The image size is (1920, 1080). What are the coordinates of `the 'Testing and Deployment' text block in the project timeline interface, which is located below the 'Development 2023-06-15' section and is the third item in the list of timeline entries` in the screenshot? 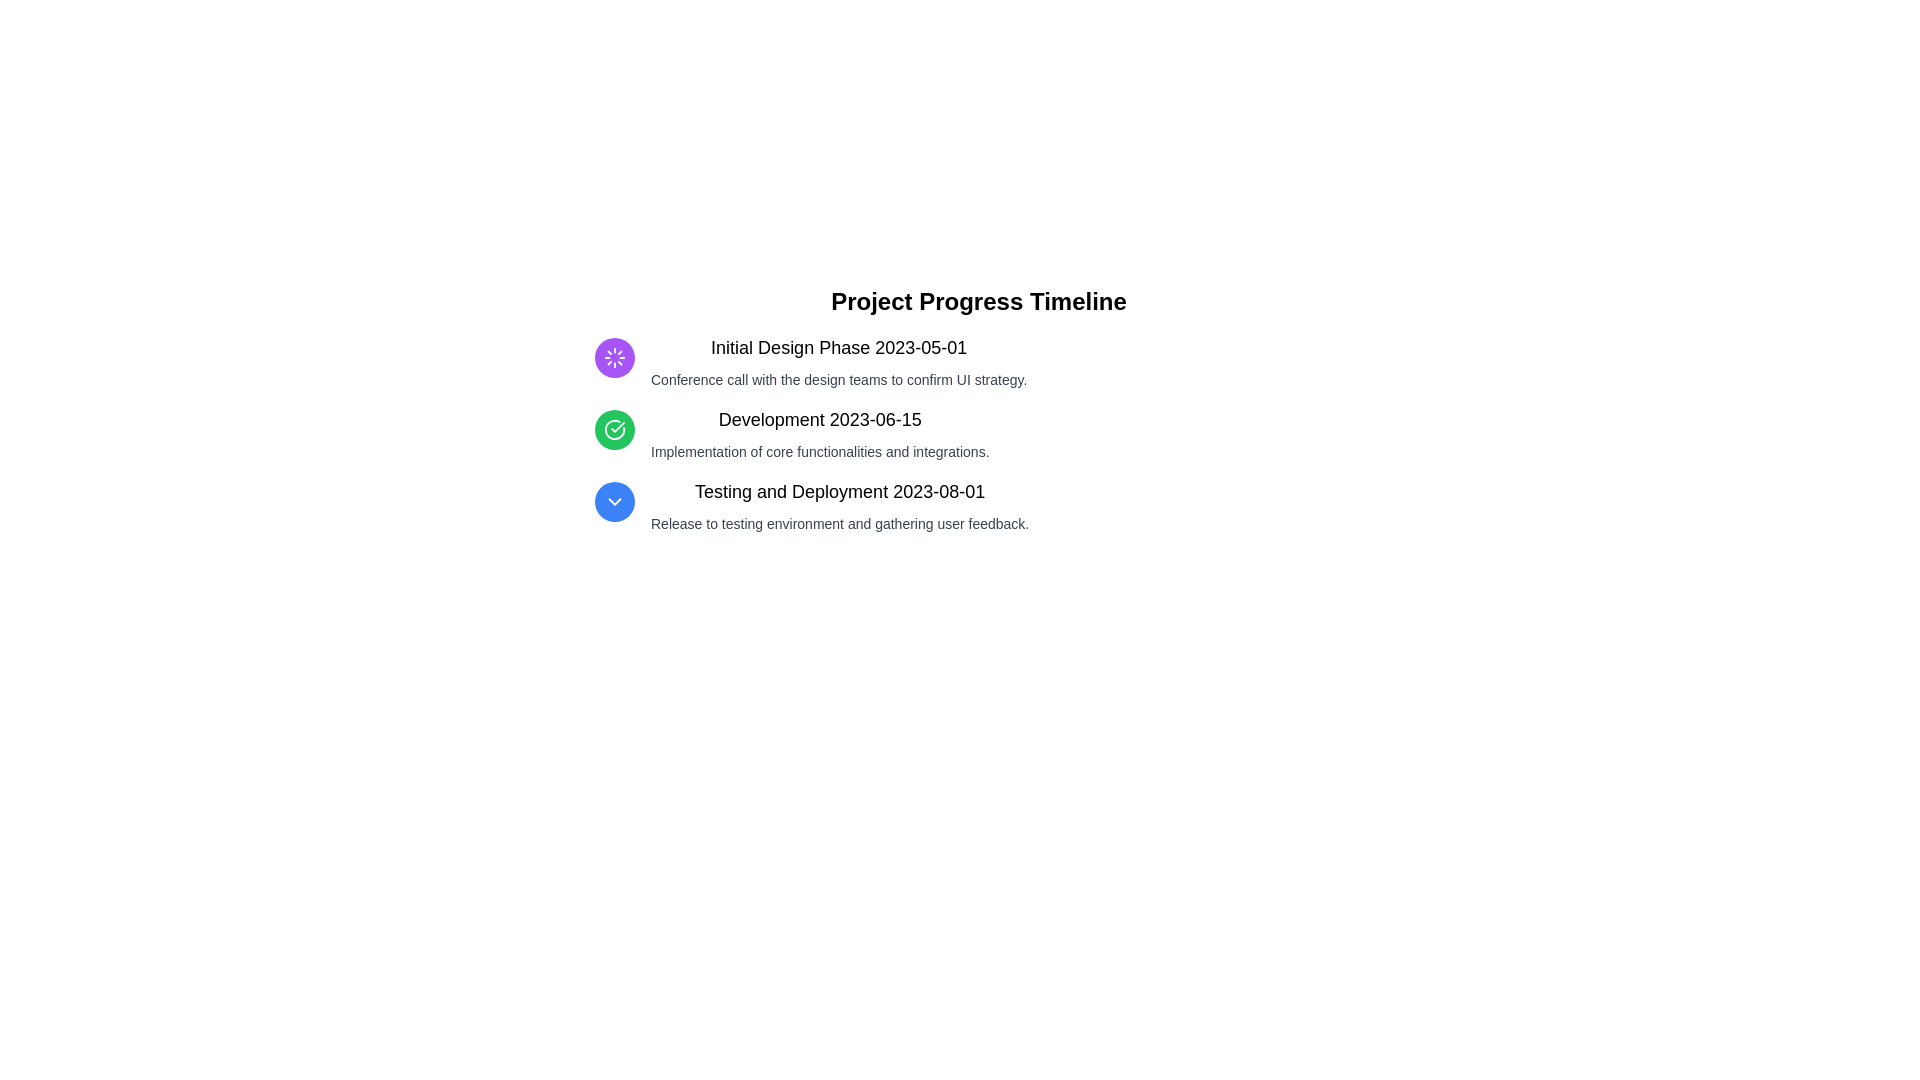 It's located at (840, 504).